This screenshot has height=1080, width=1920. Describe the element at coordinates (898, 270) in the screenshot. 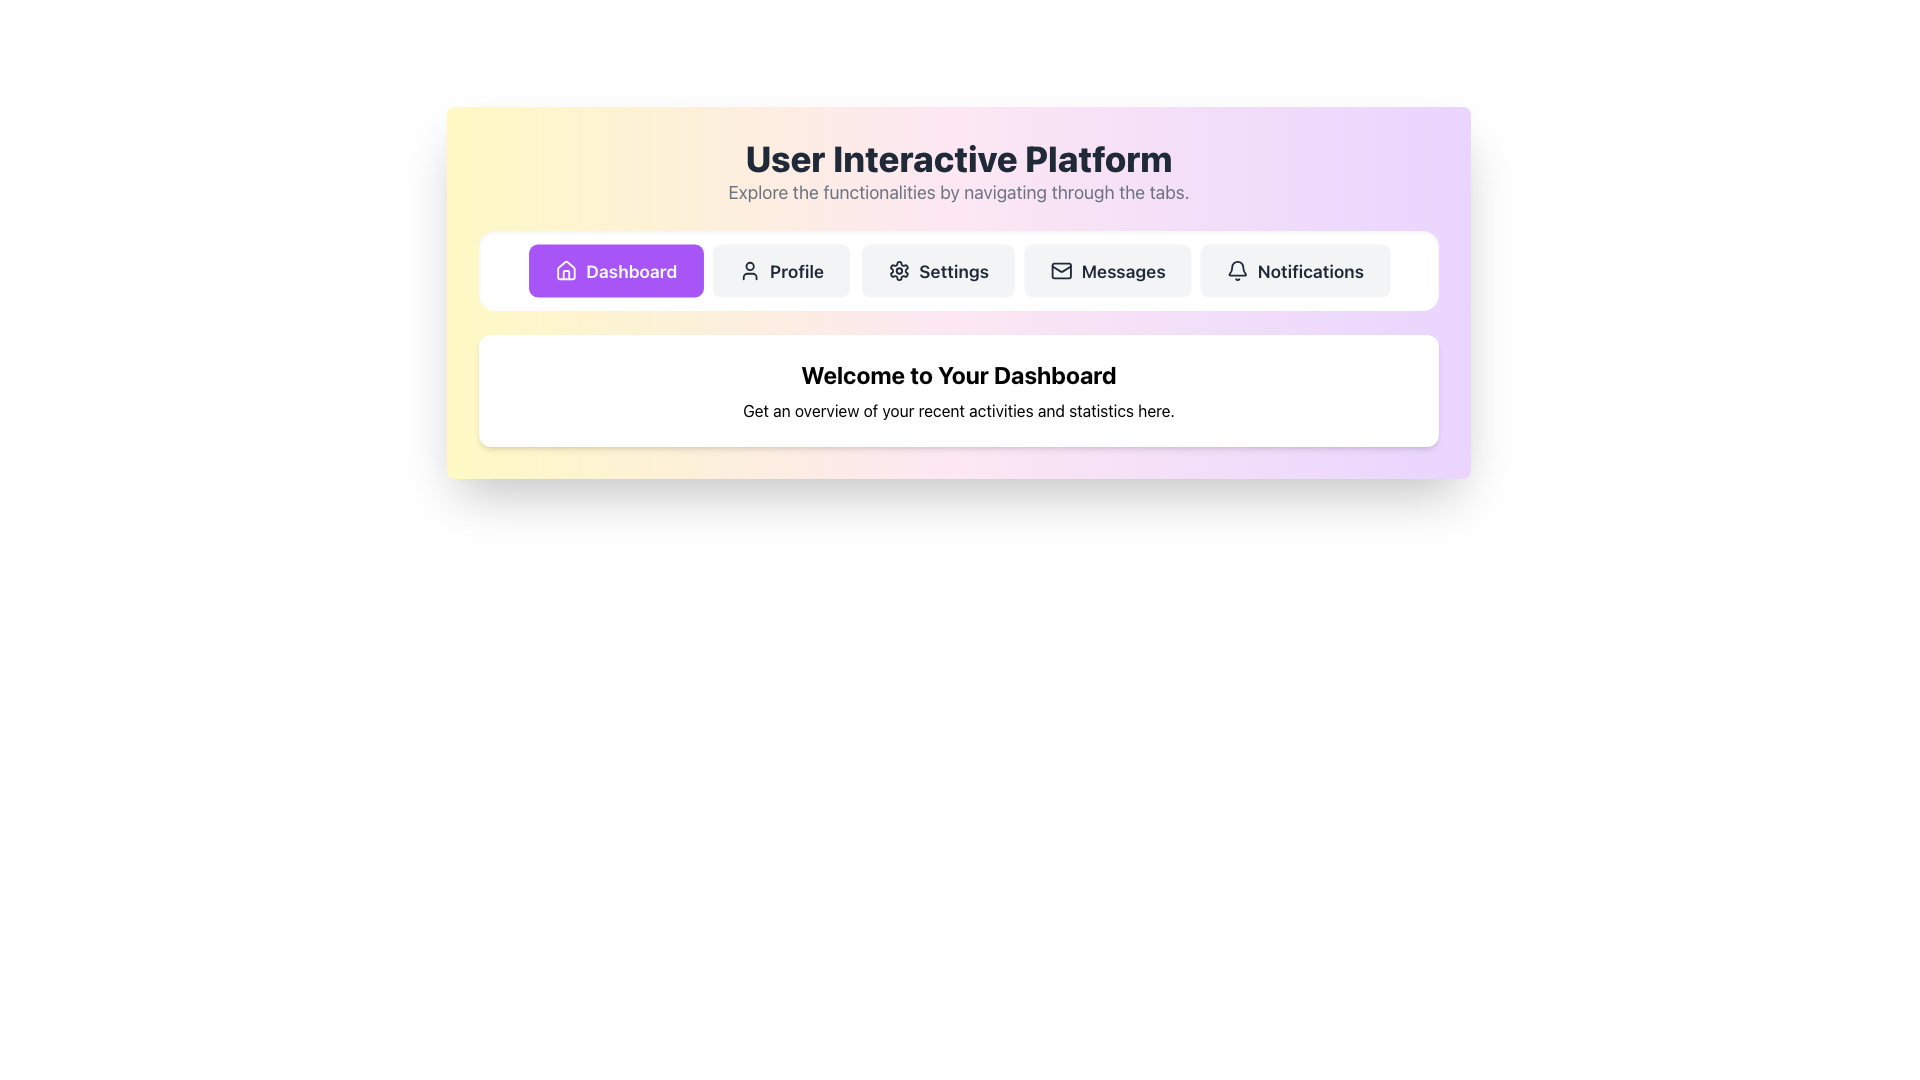

I see `the settings icon located in the navigation bar, visually represented by a gear or cog, positioned to the left of the 'Settings' text` at that location.